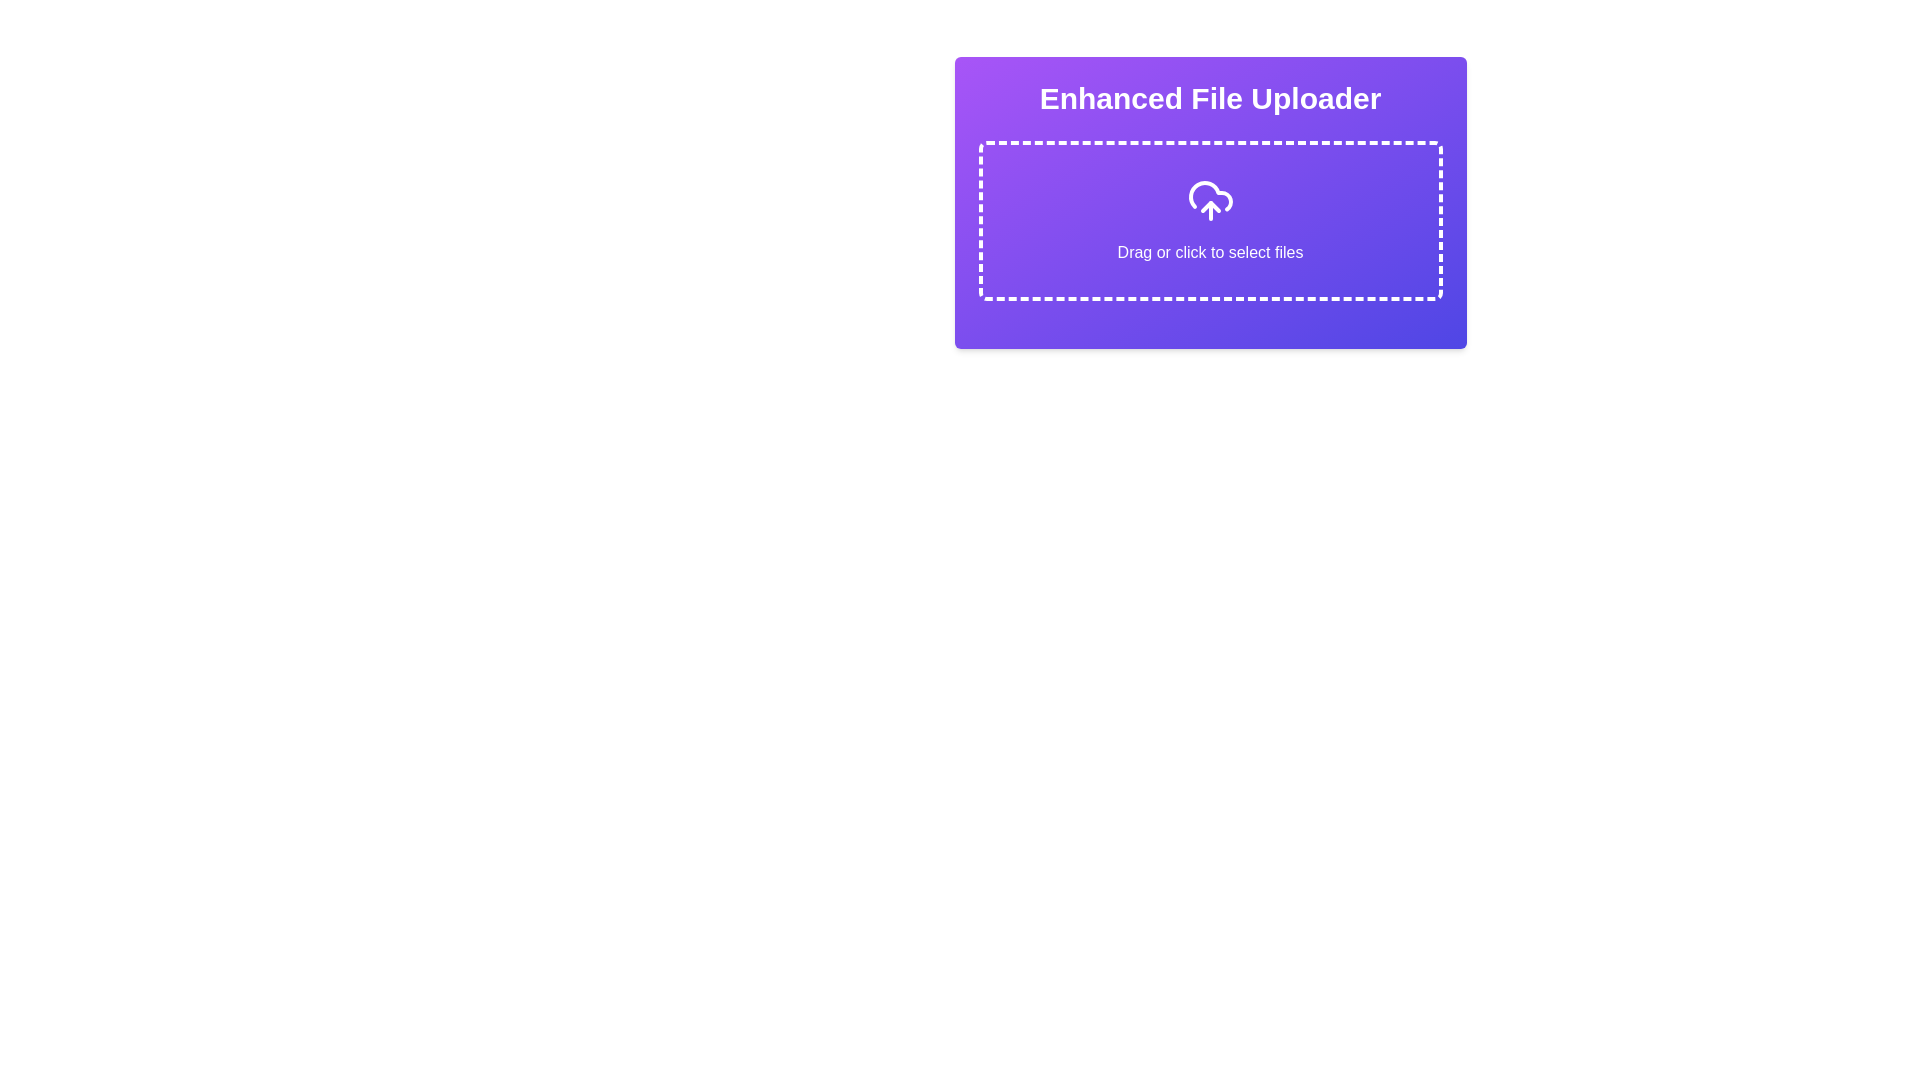  Describe the element at coordinates (1209, 196) in the screenshot. I see `the upload icon located at the center of the graphical upload icon within the dashed-outline rectangular upload area on the 'Enhanced File Uploader' purple card` at that location.